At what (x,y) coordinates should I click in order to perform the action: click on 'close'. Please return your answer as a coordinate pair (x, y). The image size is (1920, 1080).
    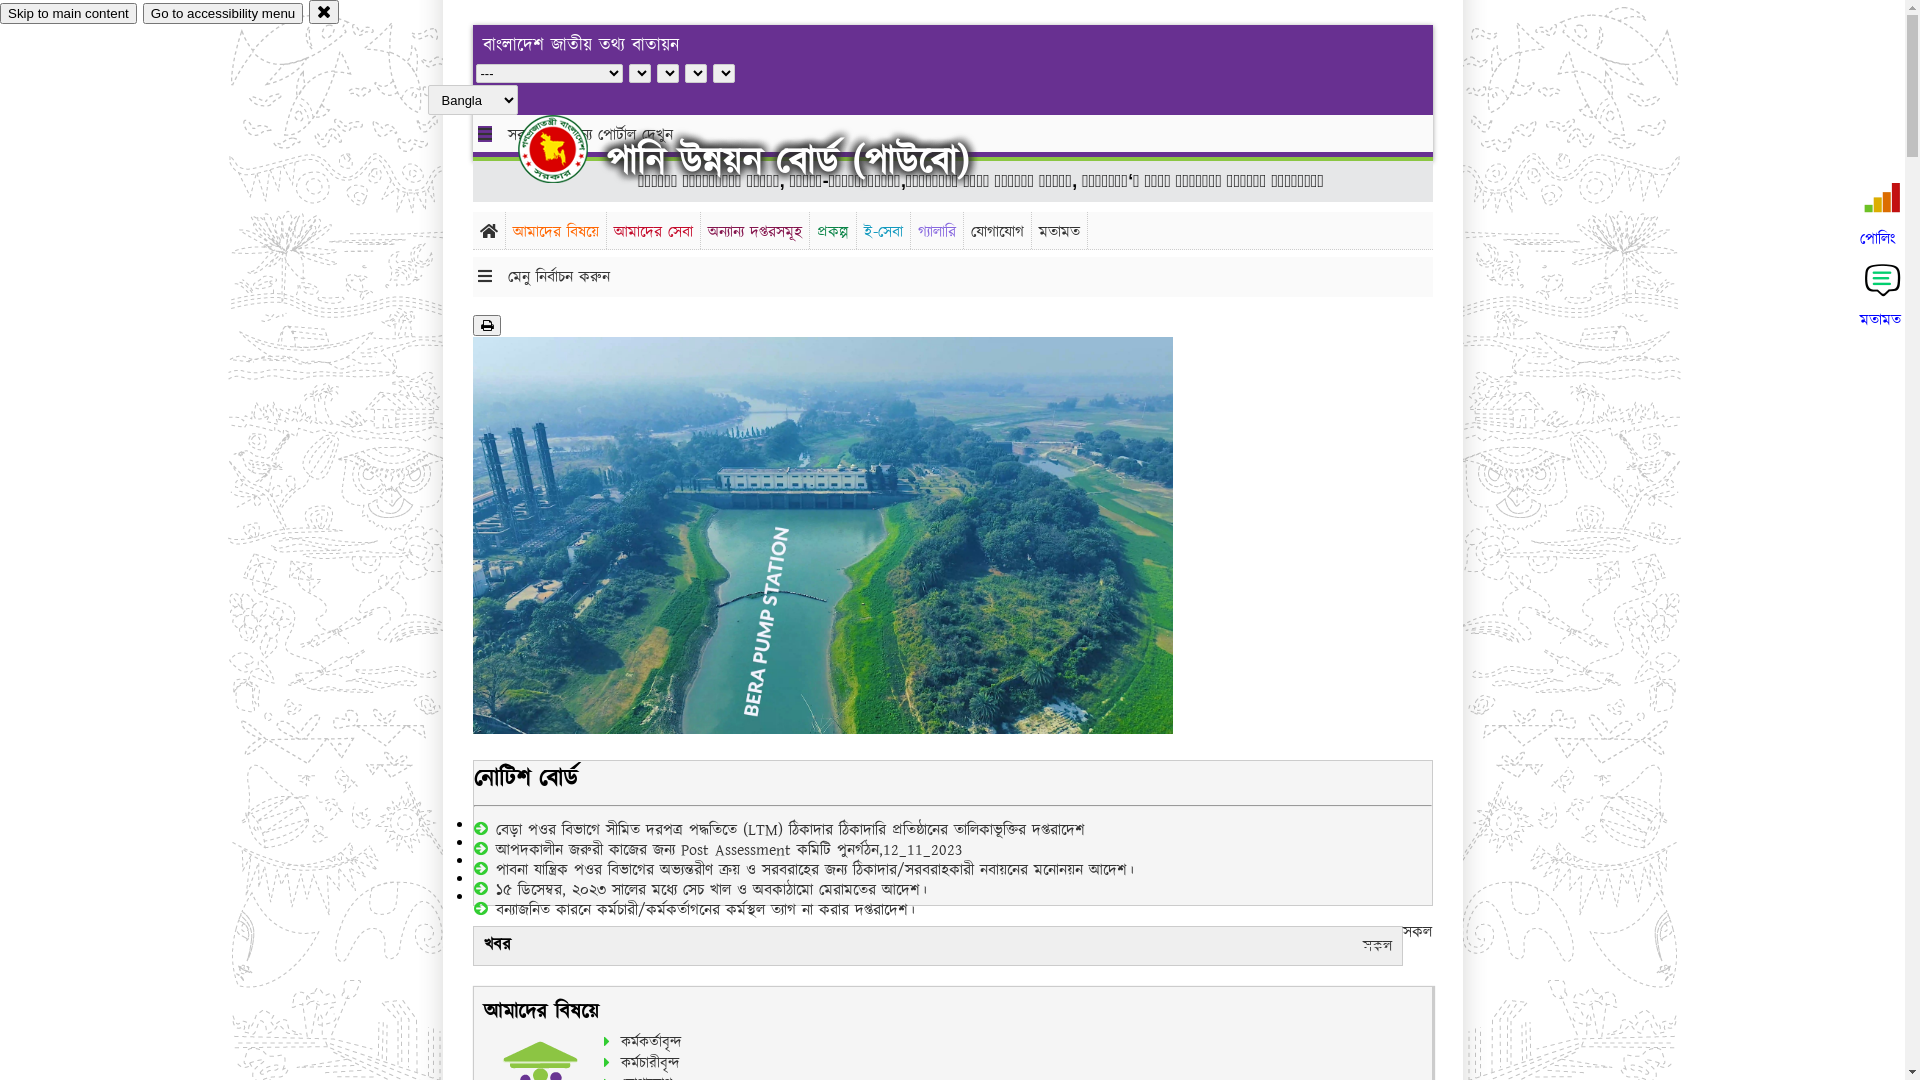
    Looking at the image, I should click on (307, 11).